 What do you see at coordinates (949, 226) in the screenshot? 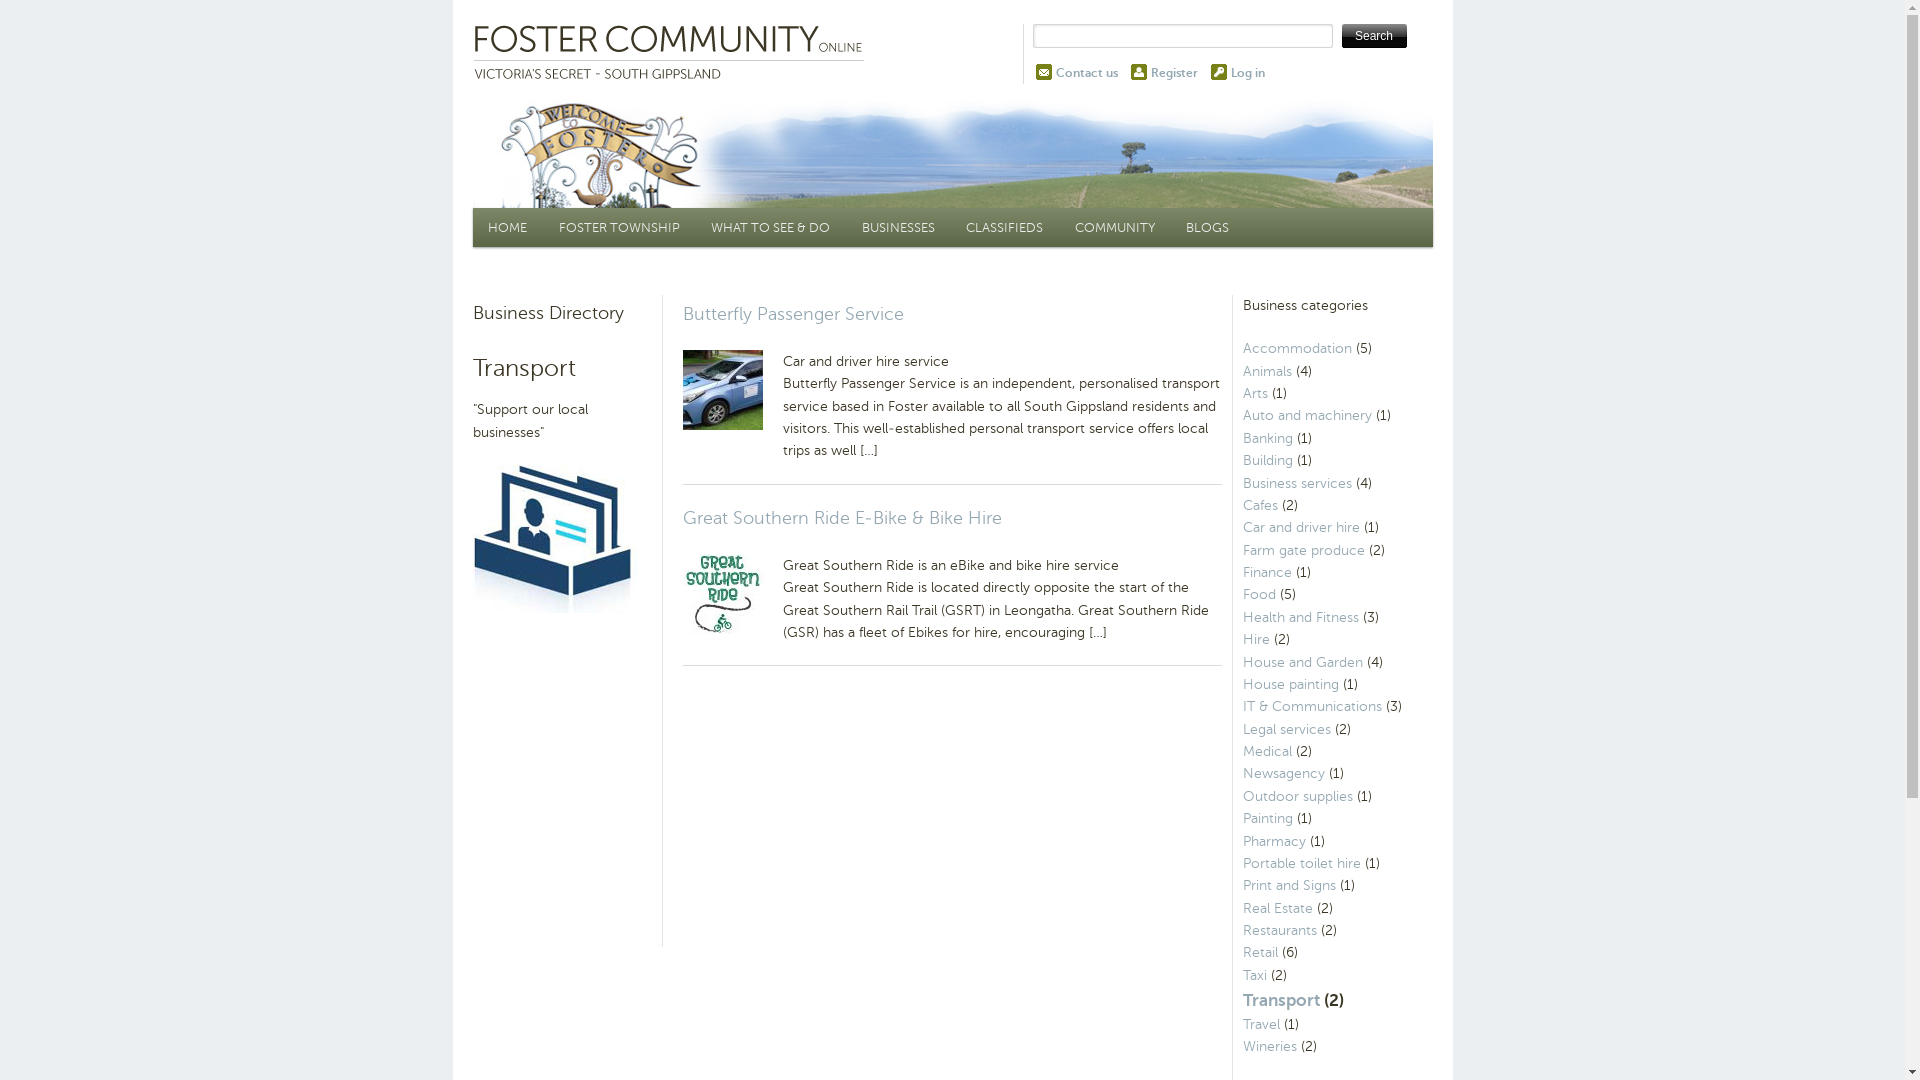
I see `'CLASSIFIEDS'` at bounding box center [949, 226].